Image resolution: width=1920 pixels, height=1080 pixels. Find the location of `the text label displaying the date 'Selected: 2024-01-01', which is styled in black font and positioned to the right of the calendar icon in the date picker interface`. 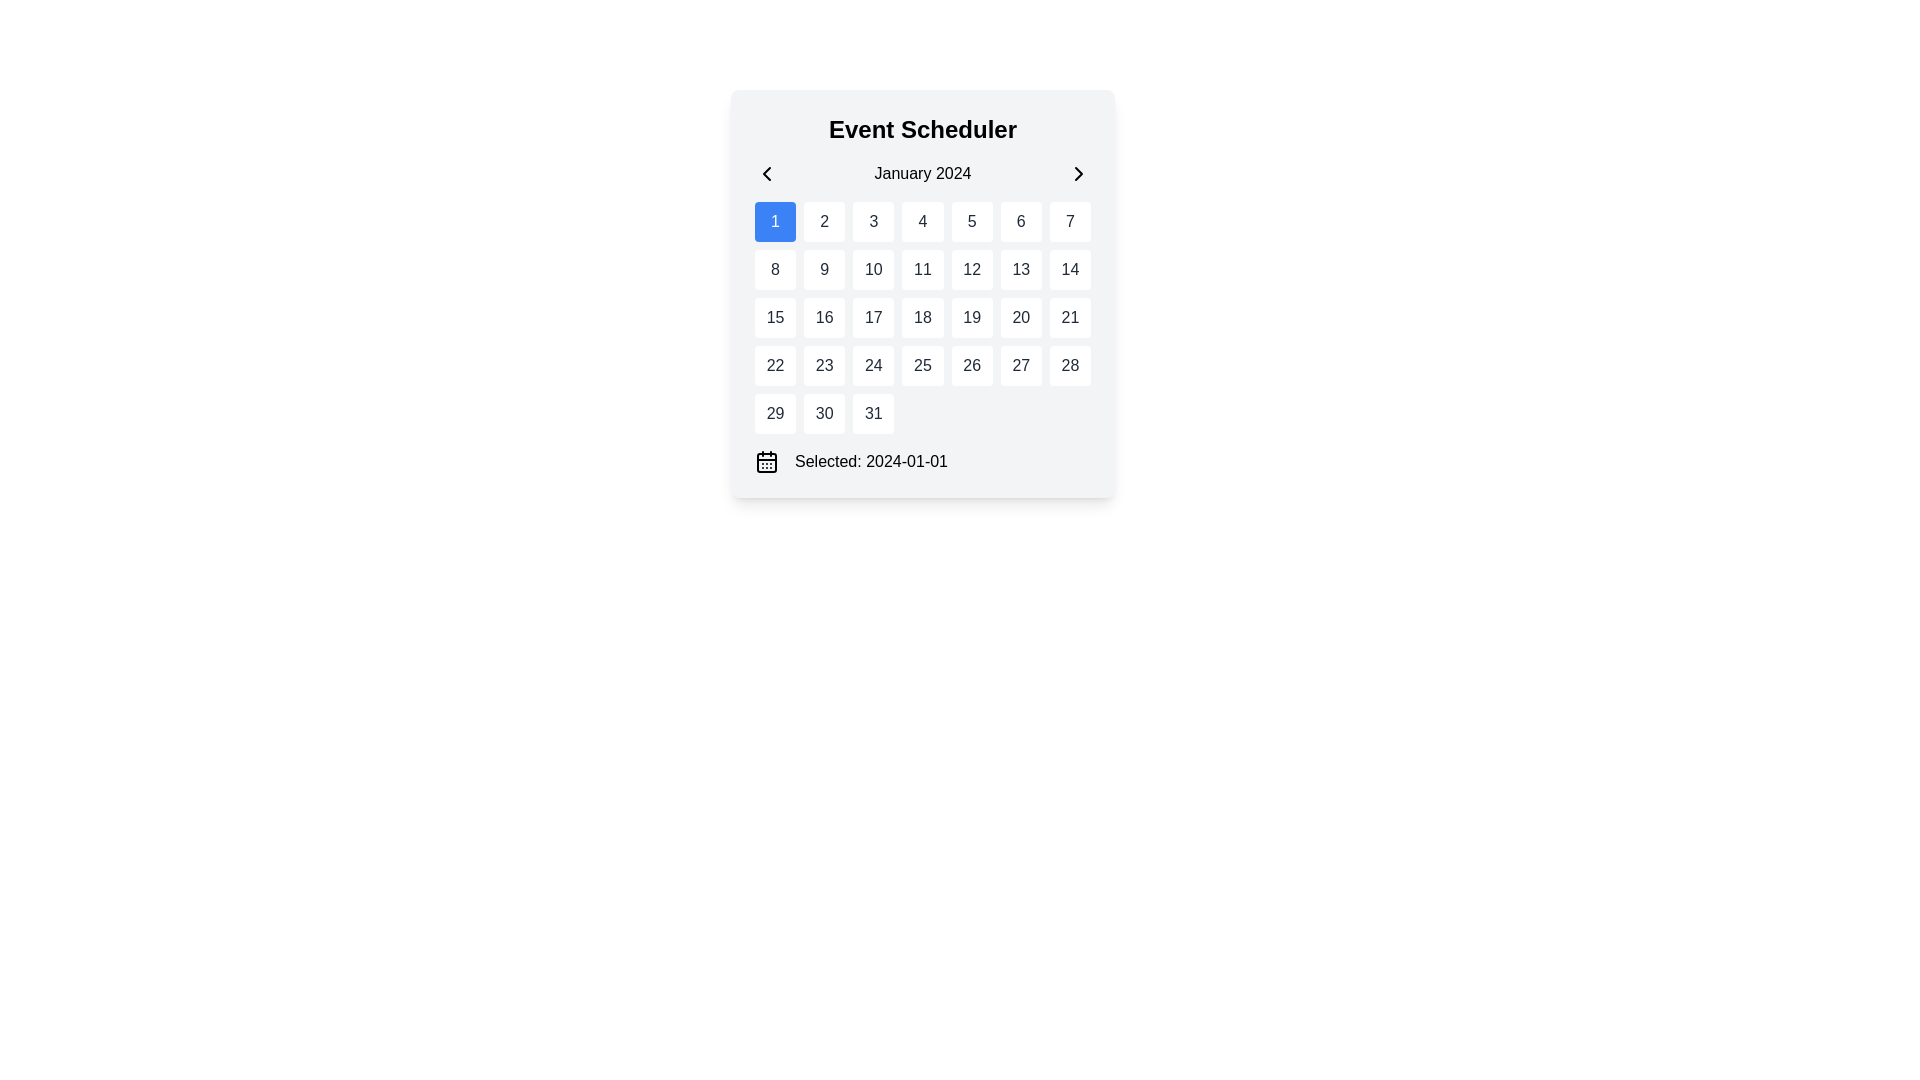

the text label displaying the date 'Selected: 2024-01-01', which is styled in black font and positioned to the right of the calendar icon in the date picker interface is located at coordinates (871, 462).